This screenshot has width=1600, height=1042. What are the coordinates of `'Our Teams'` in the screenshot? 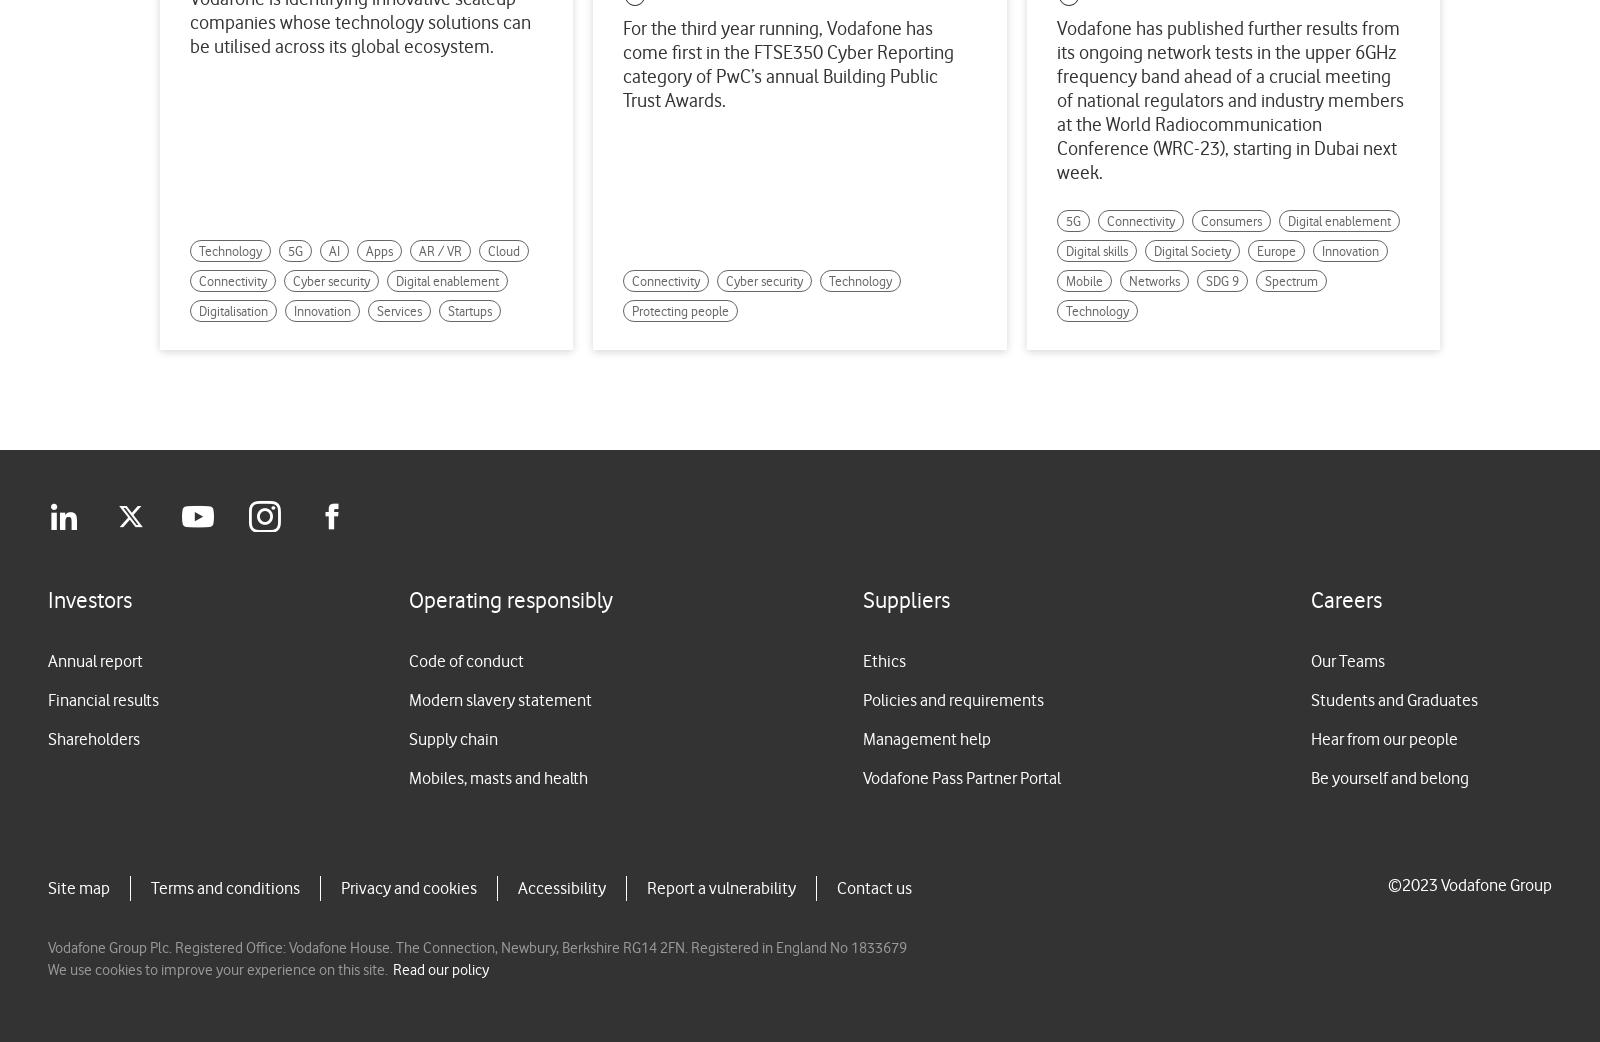 It's located at (1347, 660).